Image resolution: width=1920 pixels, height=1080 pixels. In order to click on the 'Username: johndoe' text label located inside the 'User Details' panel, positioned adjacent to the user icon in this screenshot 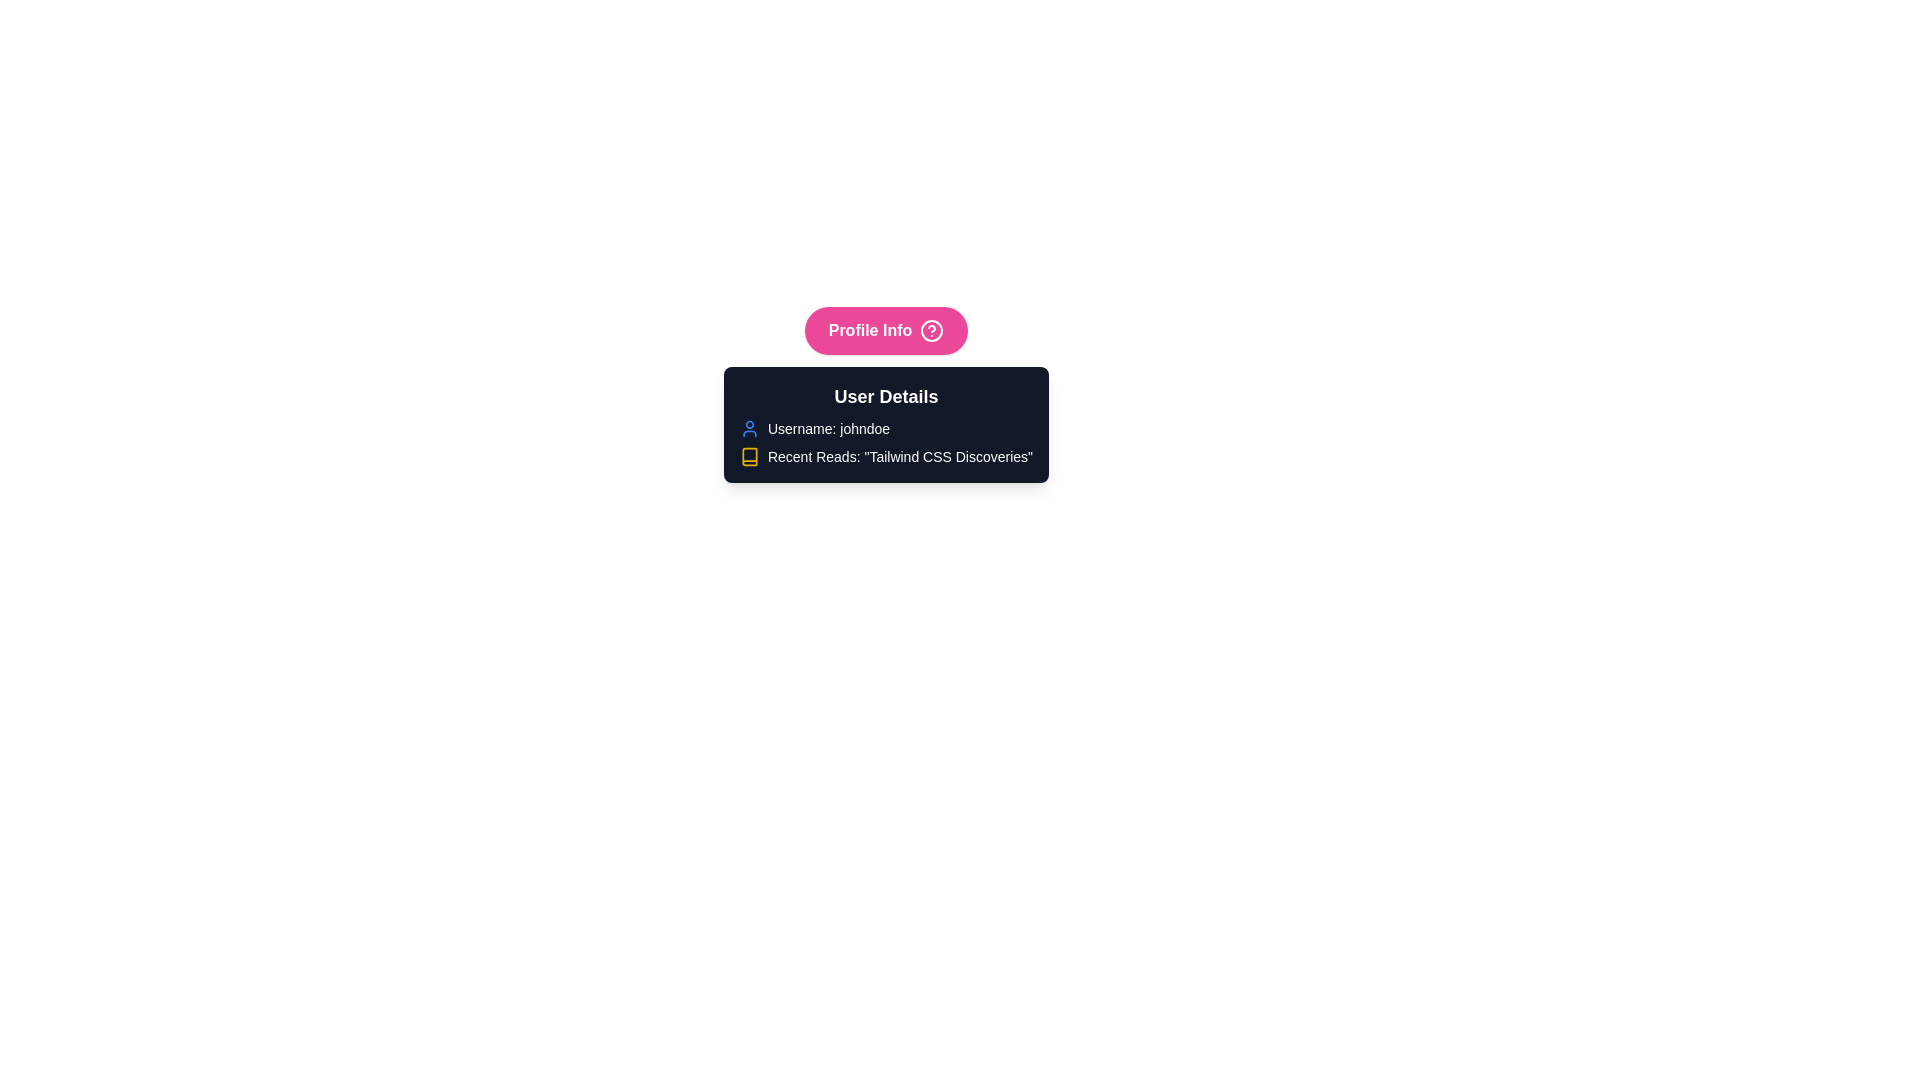, I will do `click(829, 427)`.